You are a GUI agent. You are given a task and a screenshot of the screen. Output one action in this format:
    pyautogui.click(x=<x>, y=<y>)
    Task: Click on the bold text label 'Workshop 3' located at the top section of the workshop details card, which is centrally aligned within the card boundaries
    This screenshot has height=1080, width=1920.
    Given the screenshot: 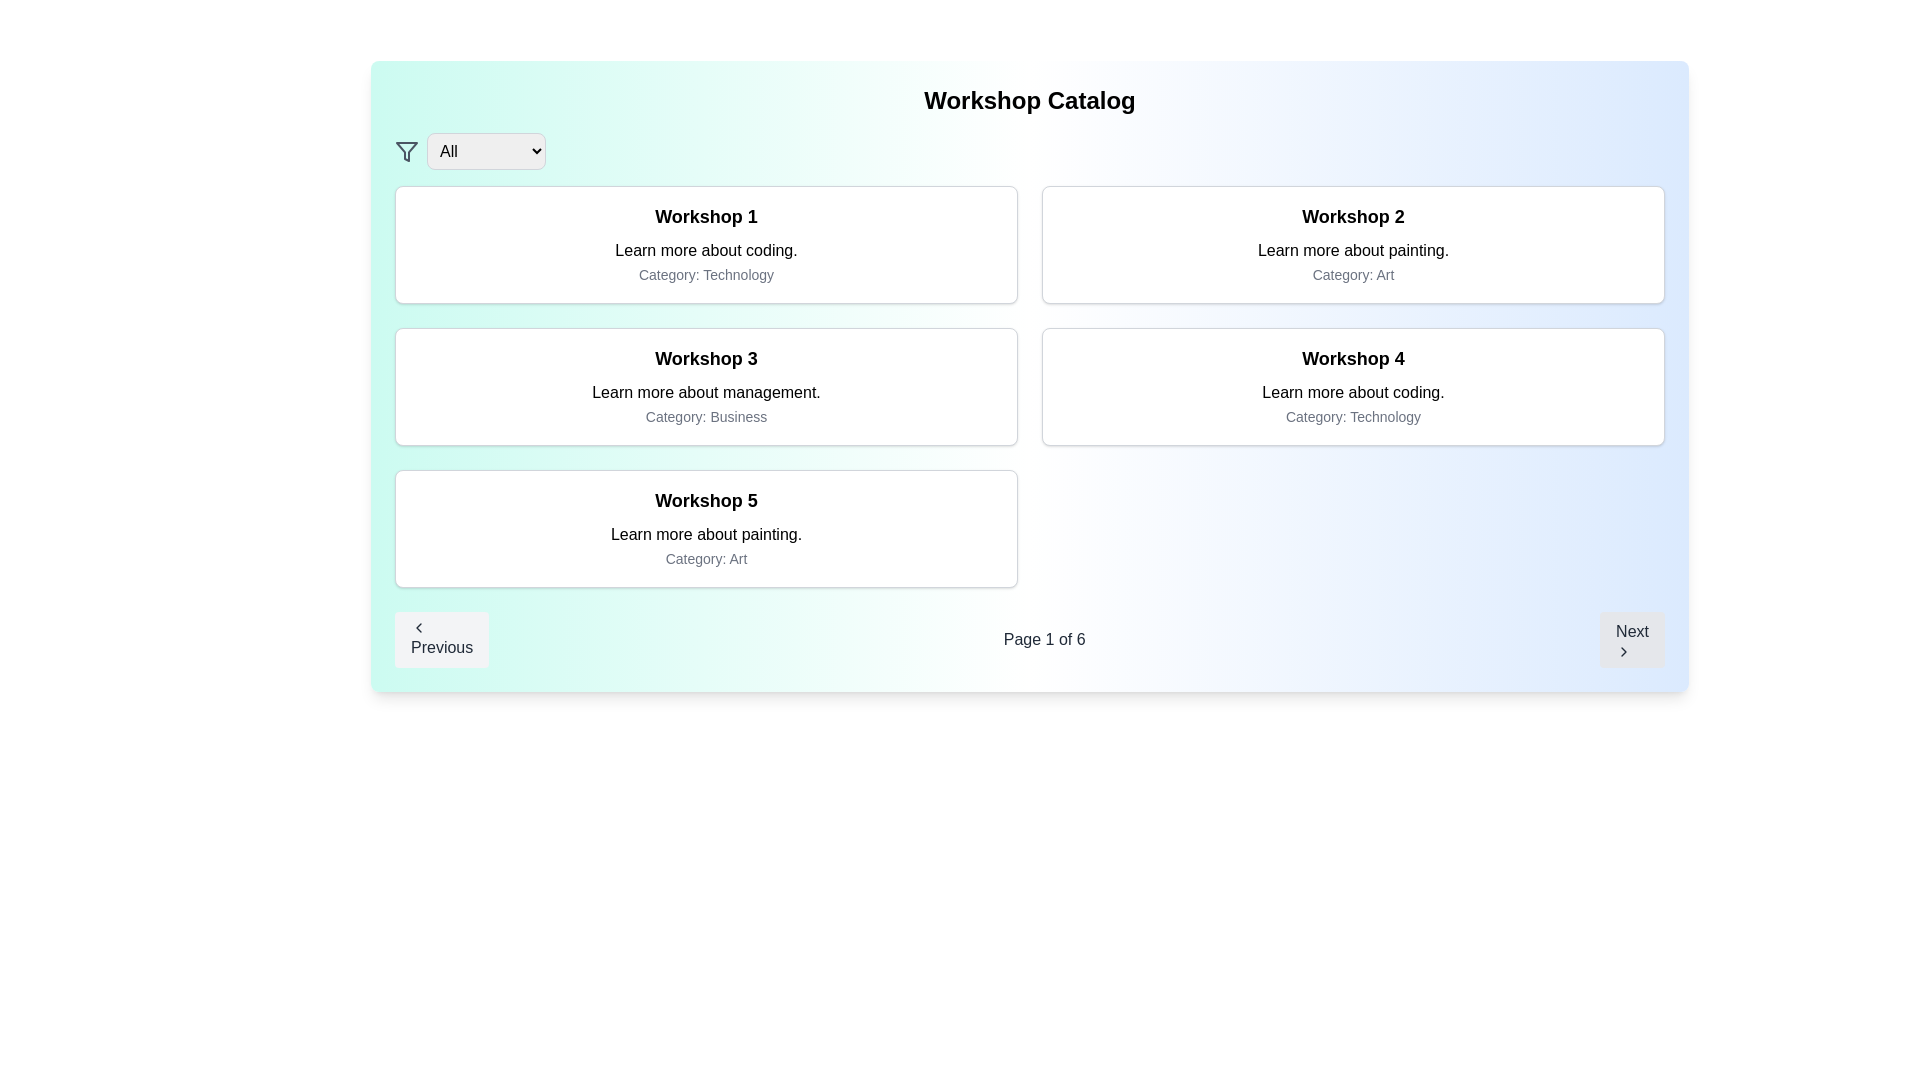 What is the action you would take?
    pyautogui.click(x=706, y=357)
    